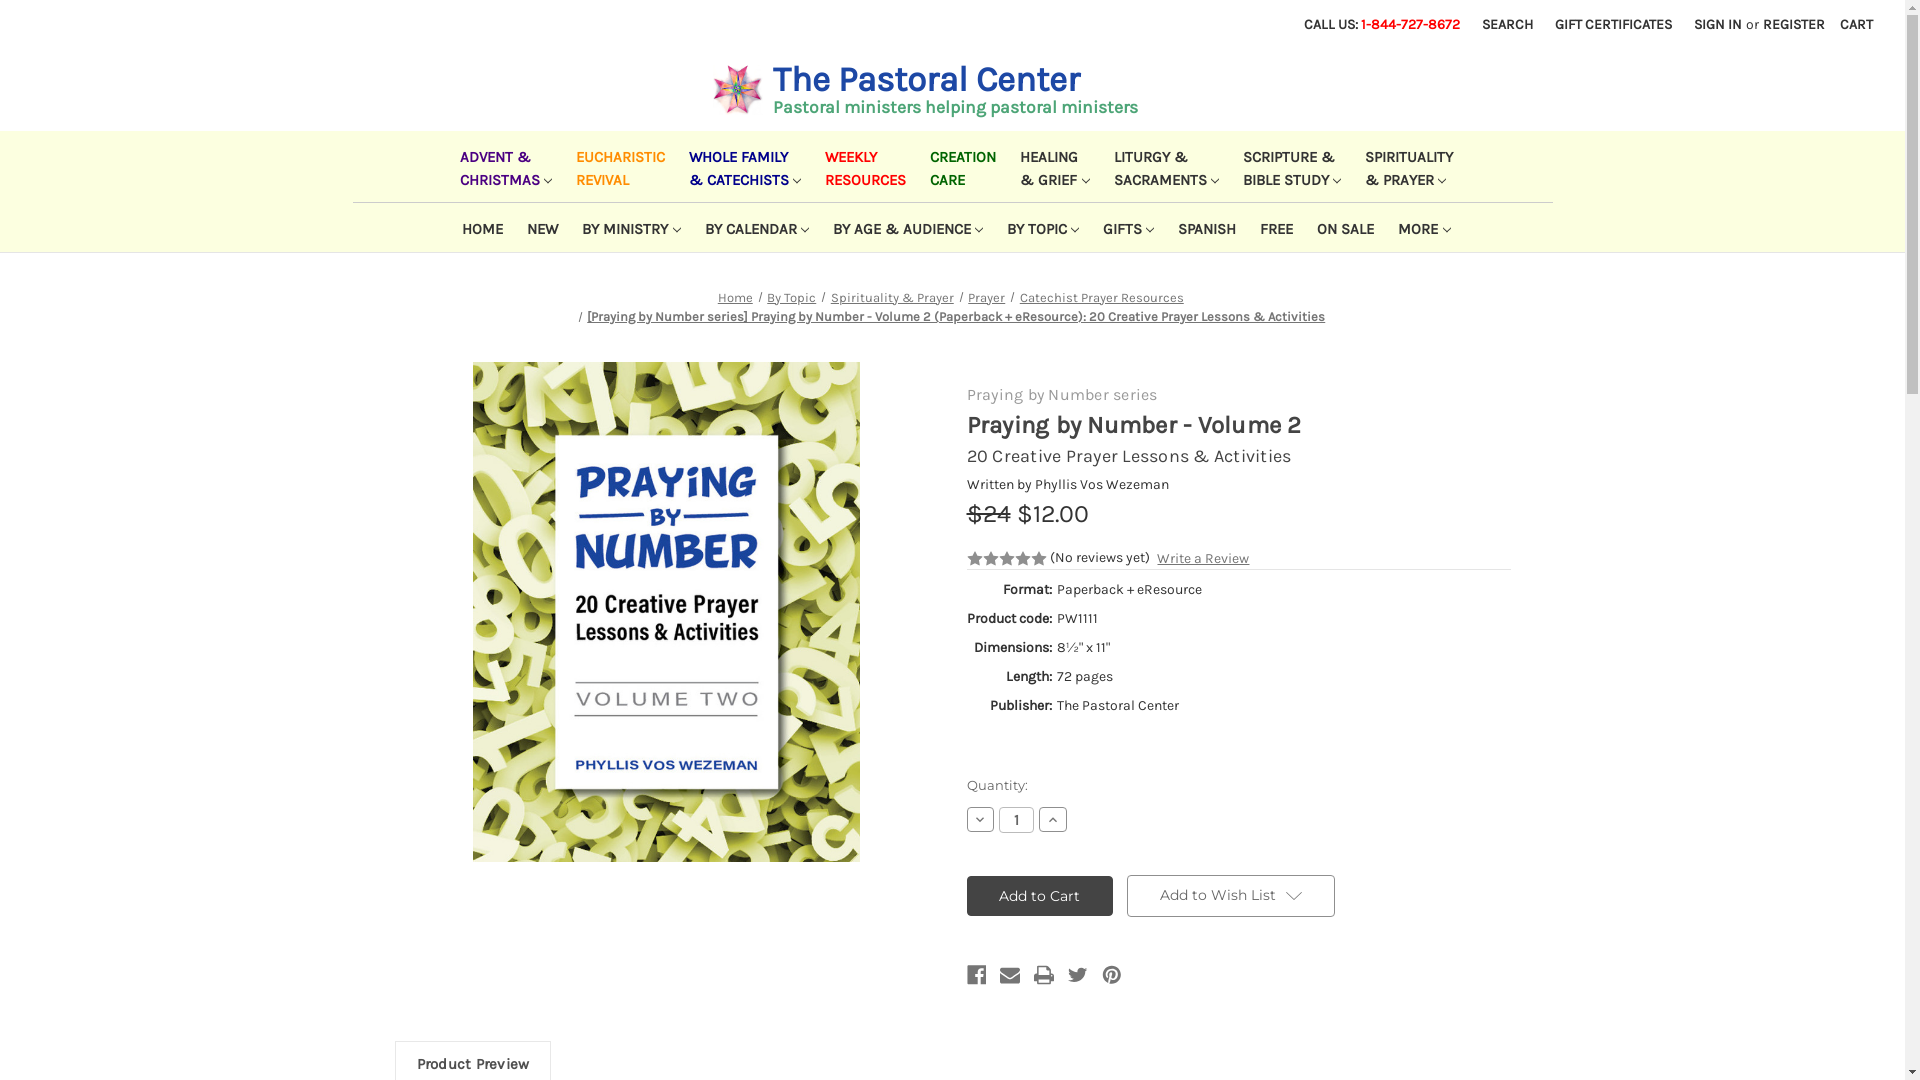 The image size is (1920, 1080). I want to click on 'SCRIPTURE &, so click(1287, 165).